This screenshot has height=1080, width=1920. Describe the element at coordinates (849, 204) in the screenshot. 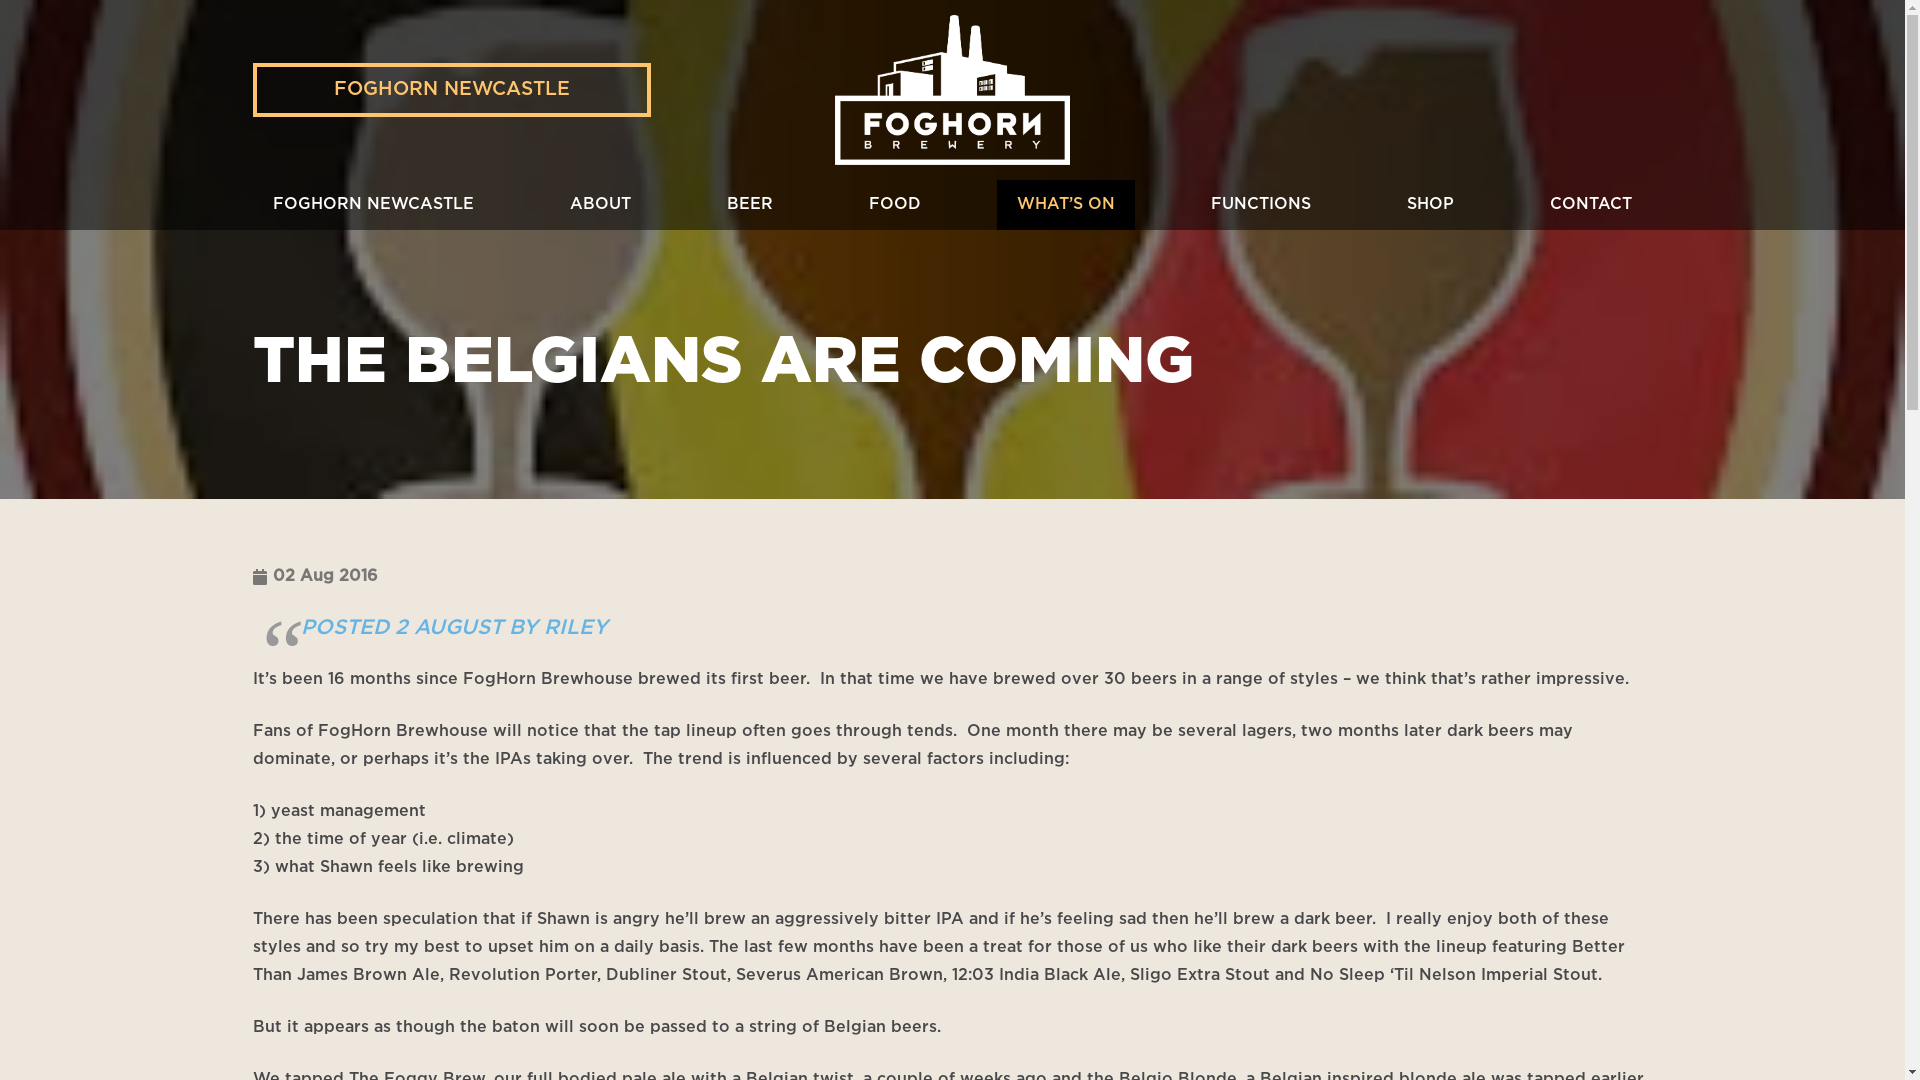

I see `'FOOD'` at that location.